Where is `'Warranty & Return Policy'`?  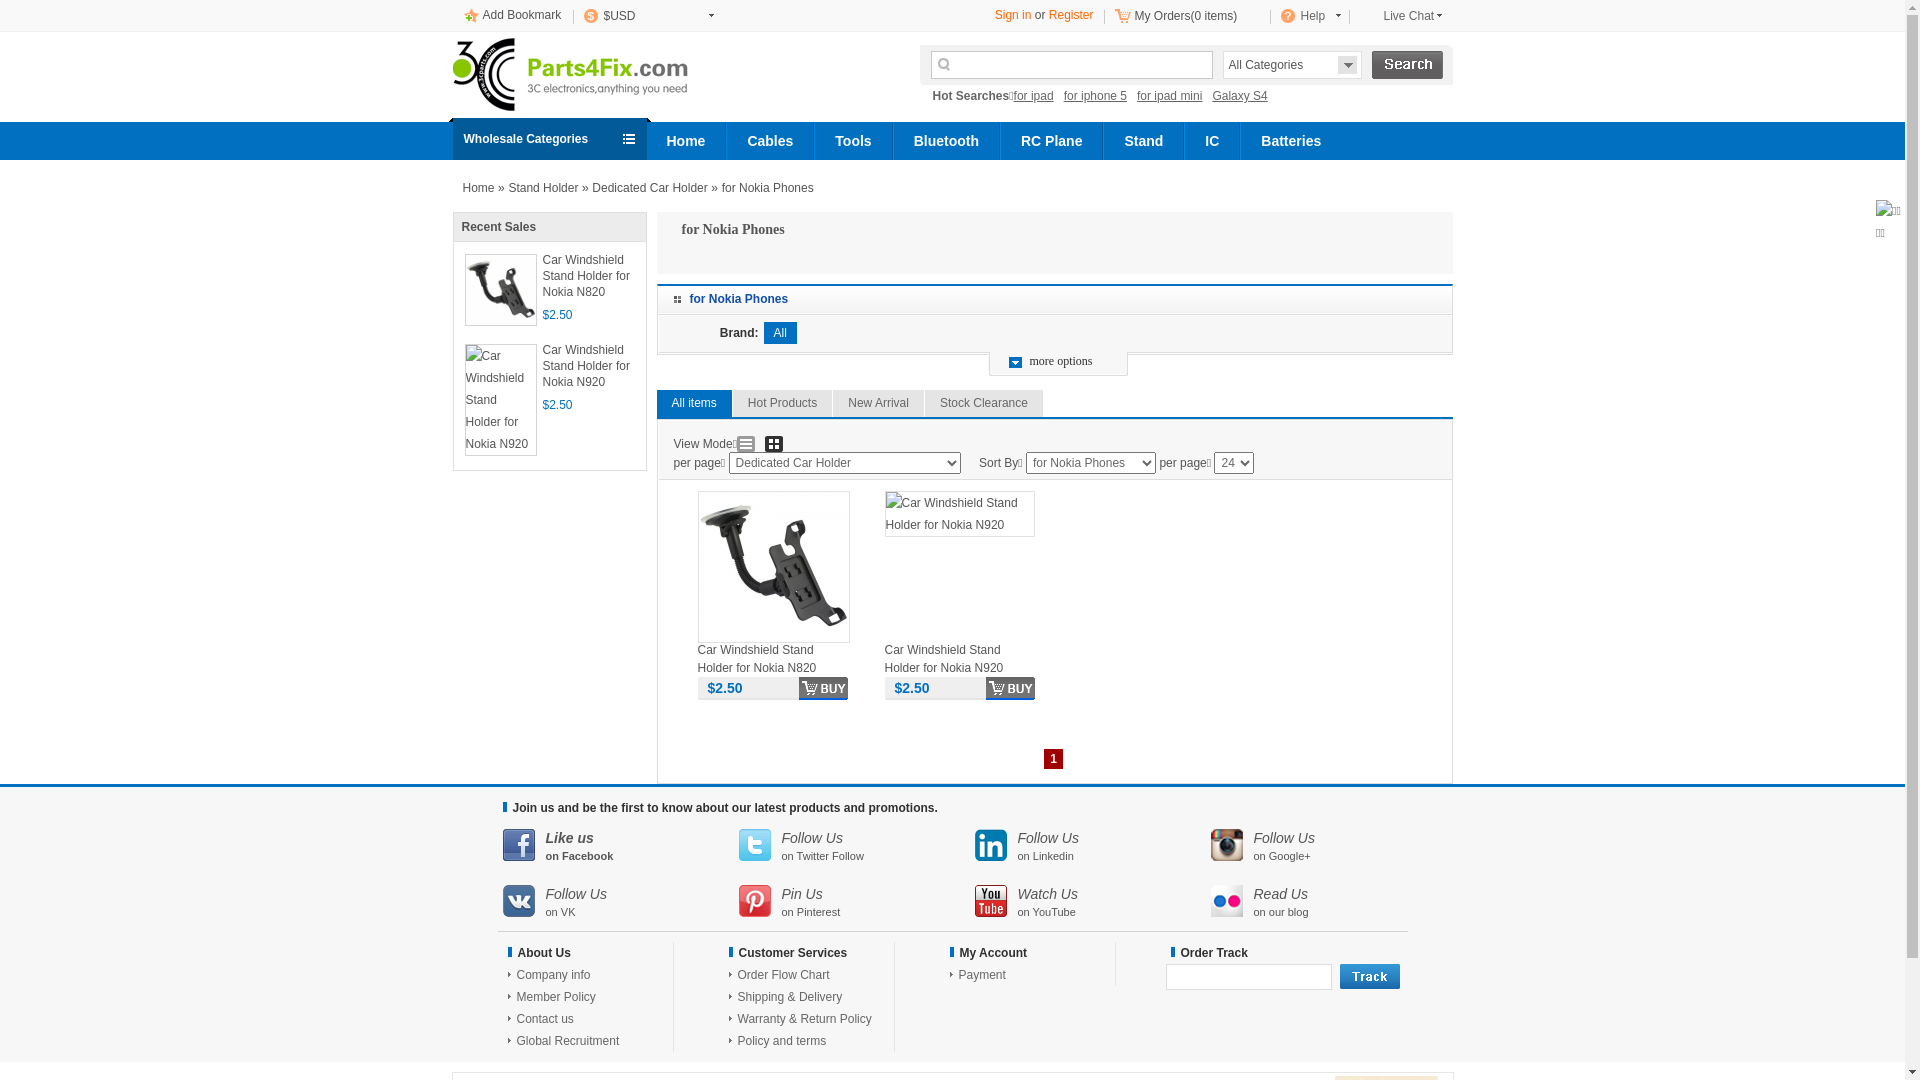 'Warranty & Return Policy' is located at coordinates (805, 1018).